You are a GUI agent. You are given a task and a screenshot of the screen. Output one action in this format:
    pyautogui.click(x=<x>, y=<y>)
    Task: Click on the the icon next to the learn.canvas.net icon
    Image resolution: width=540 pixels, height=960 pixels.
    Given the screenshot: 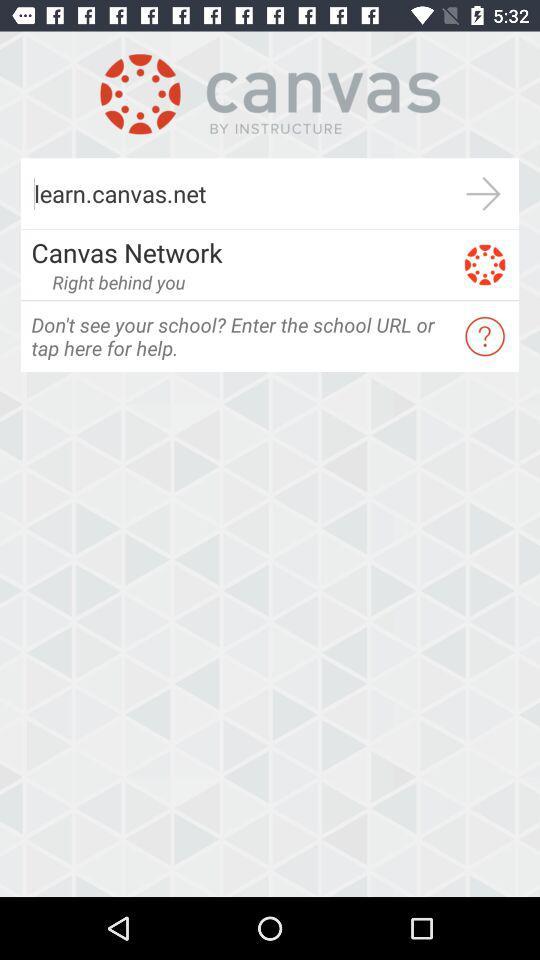 What is the action you would take?
    pyautogui.click(x=482, y=193)
    